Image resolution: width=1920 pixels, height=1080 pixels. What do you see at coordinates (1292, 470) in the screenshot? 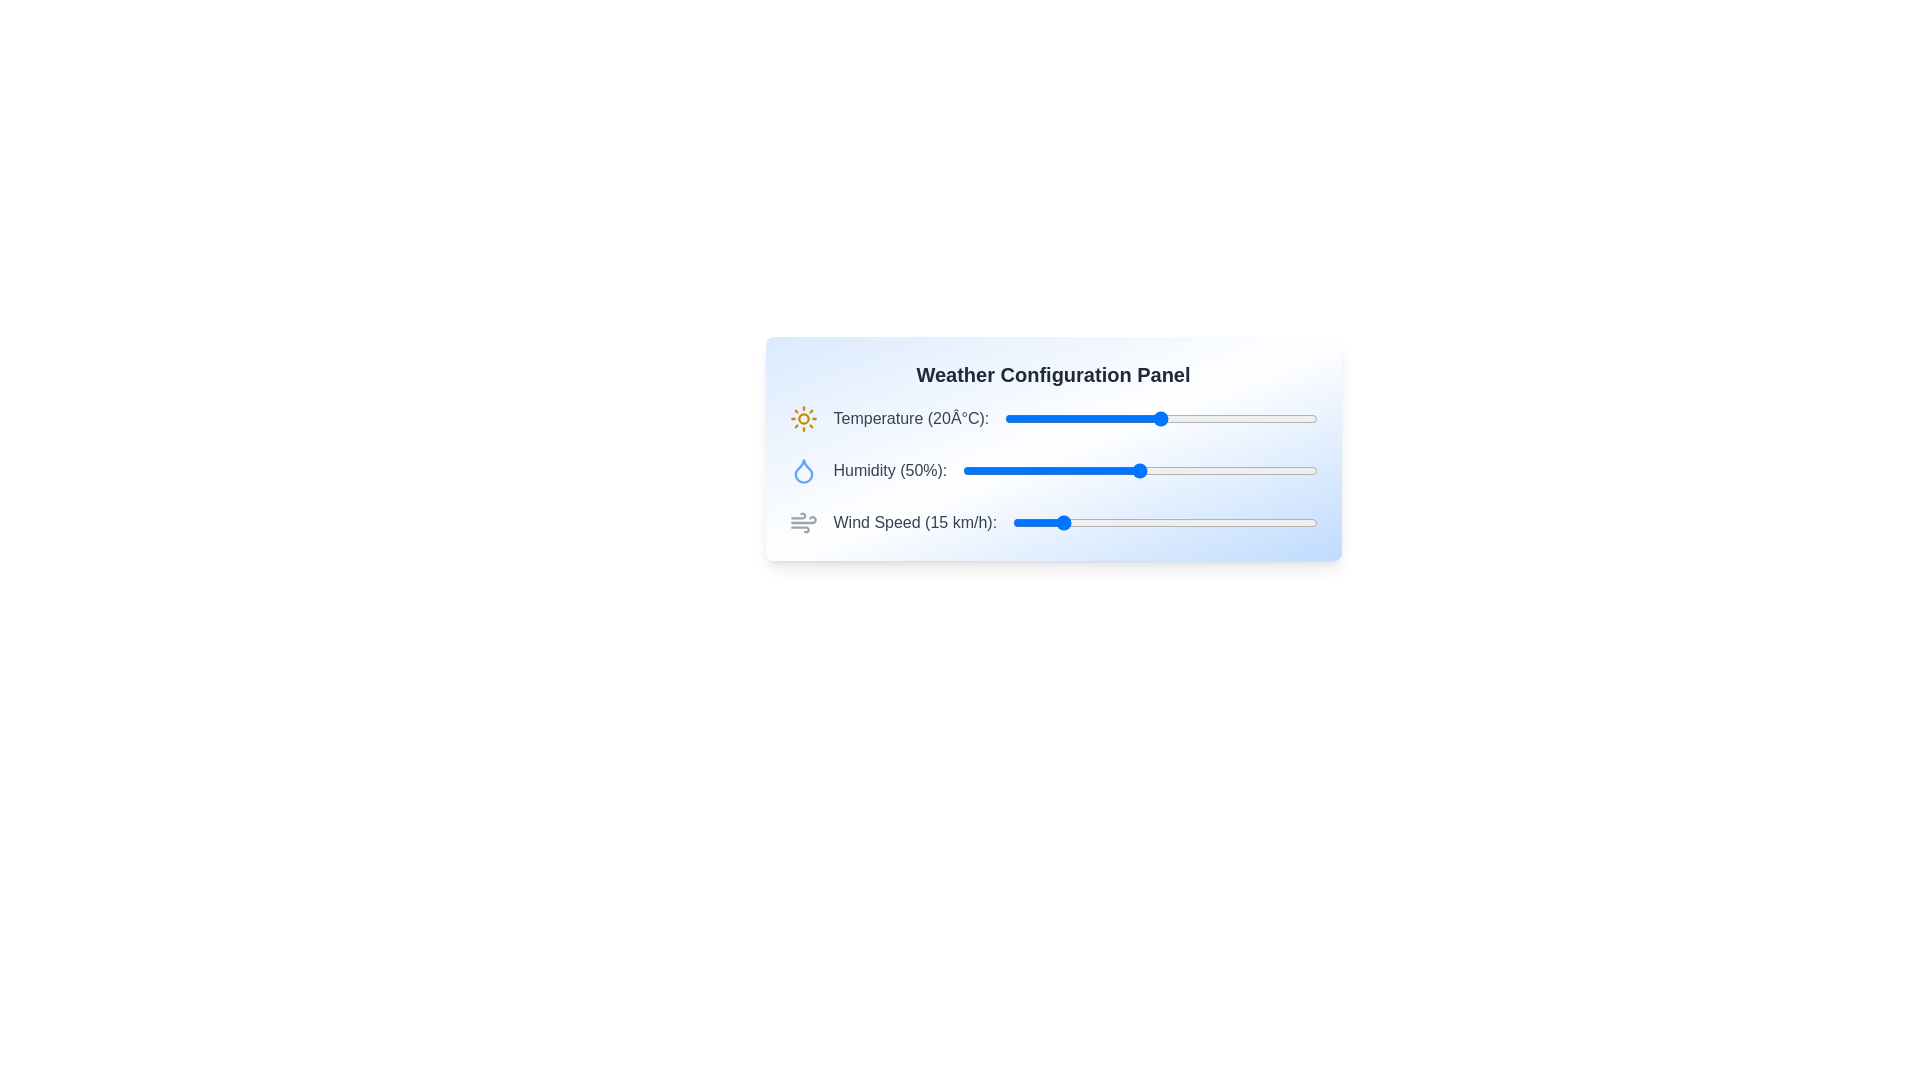
I see `the humidity slider to 93%` at bounding box center [1292, 470].